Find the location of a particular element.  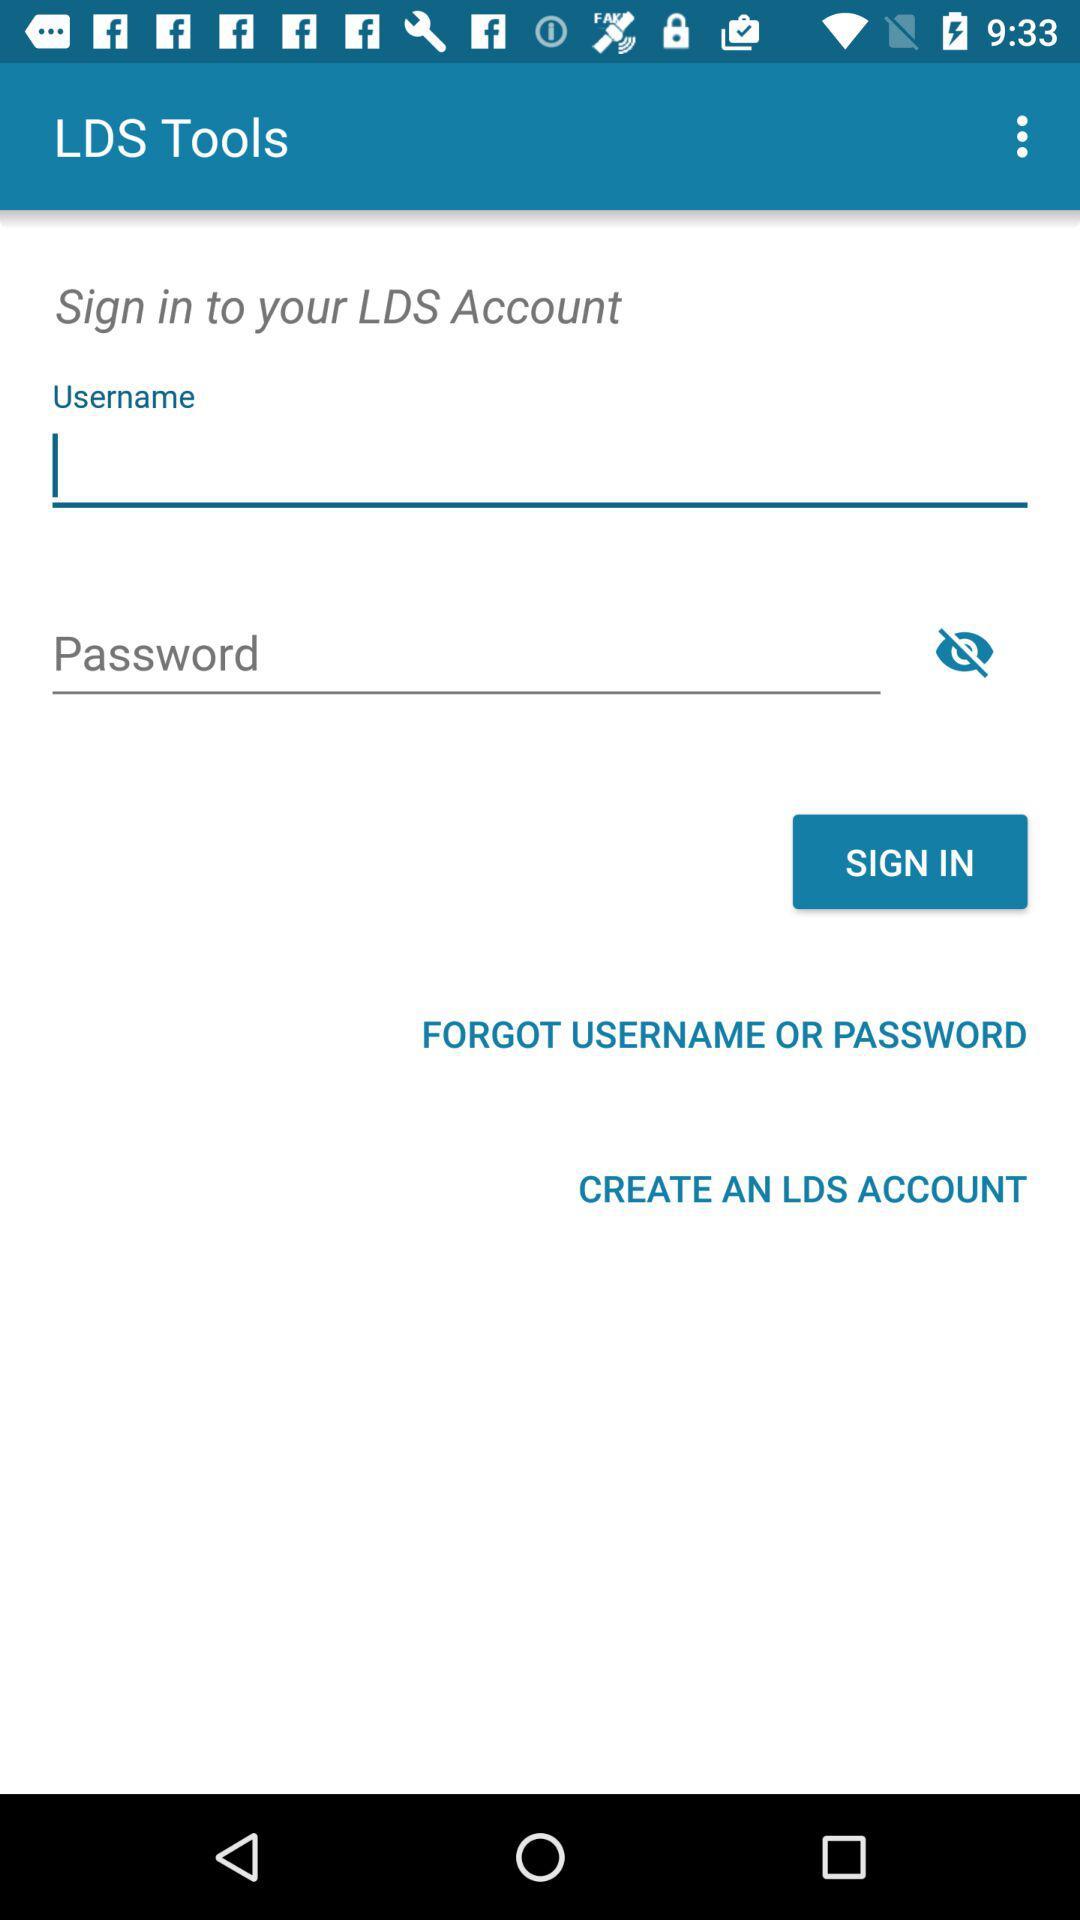

show password is located at coordinates (963, 651).